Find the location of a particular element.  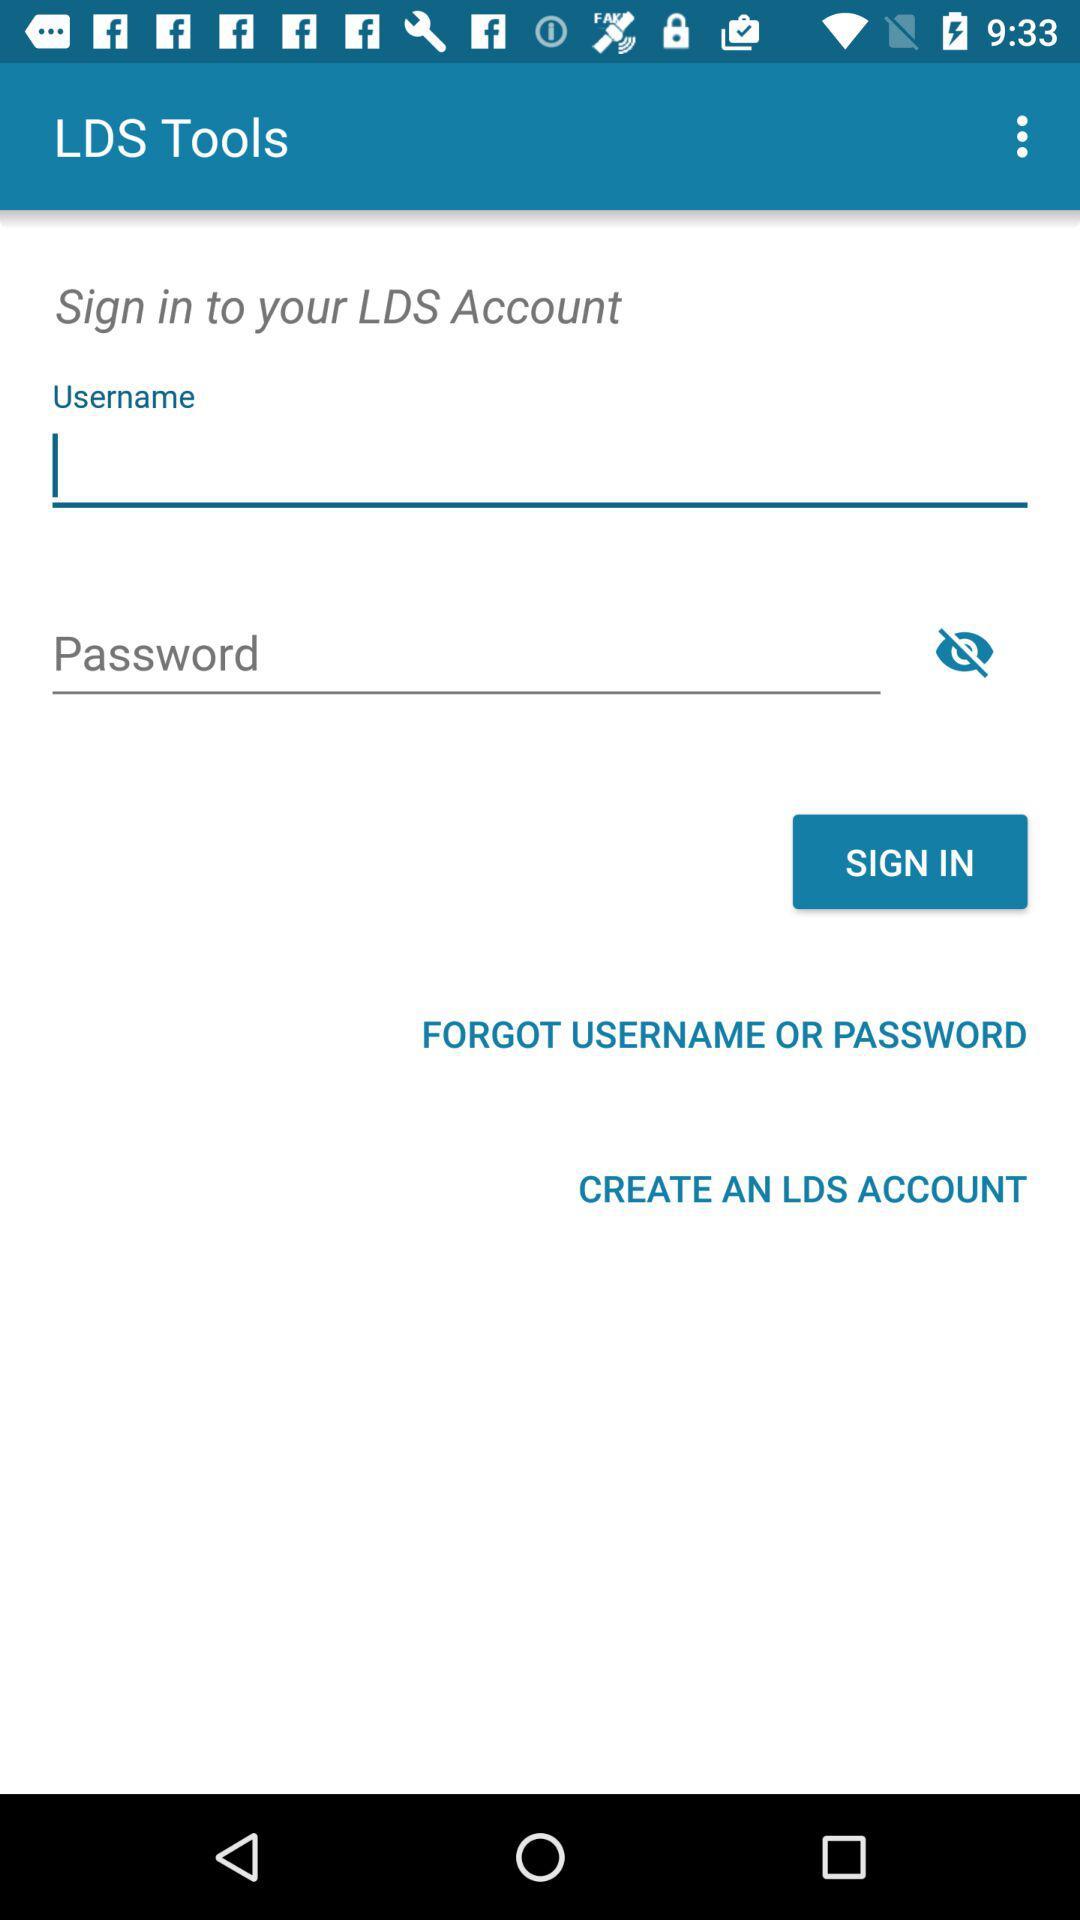

show password is located at coordinates (963, 651).